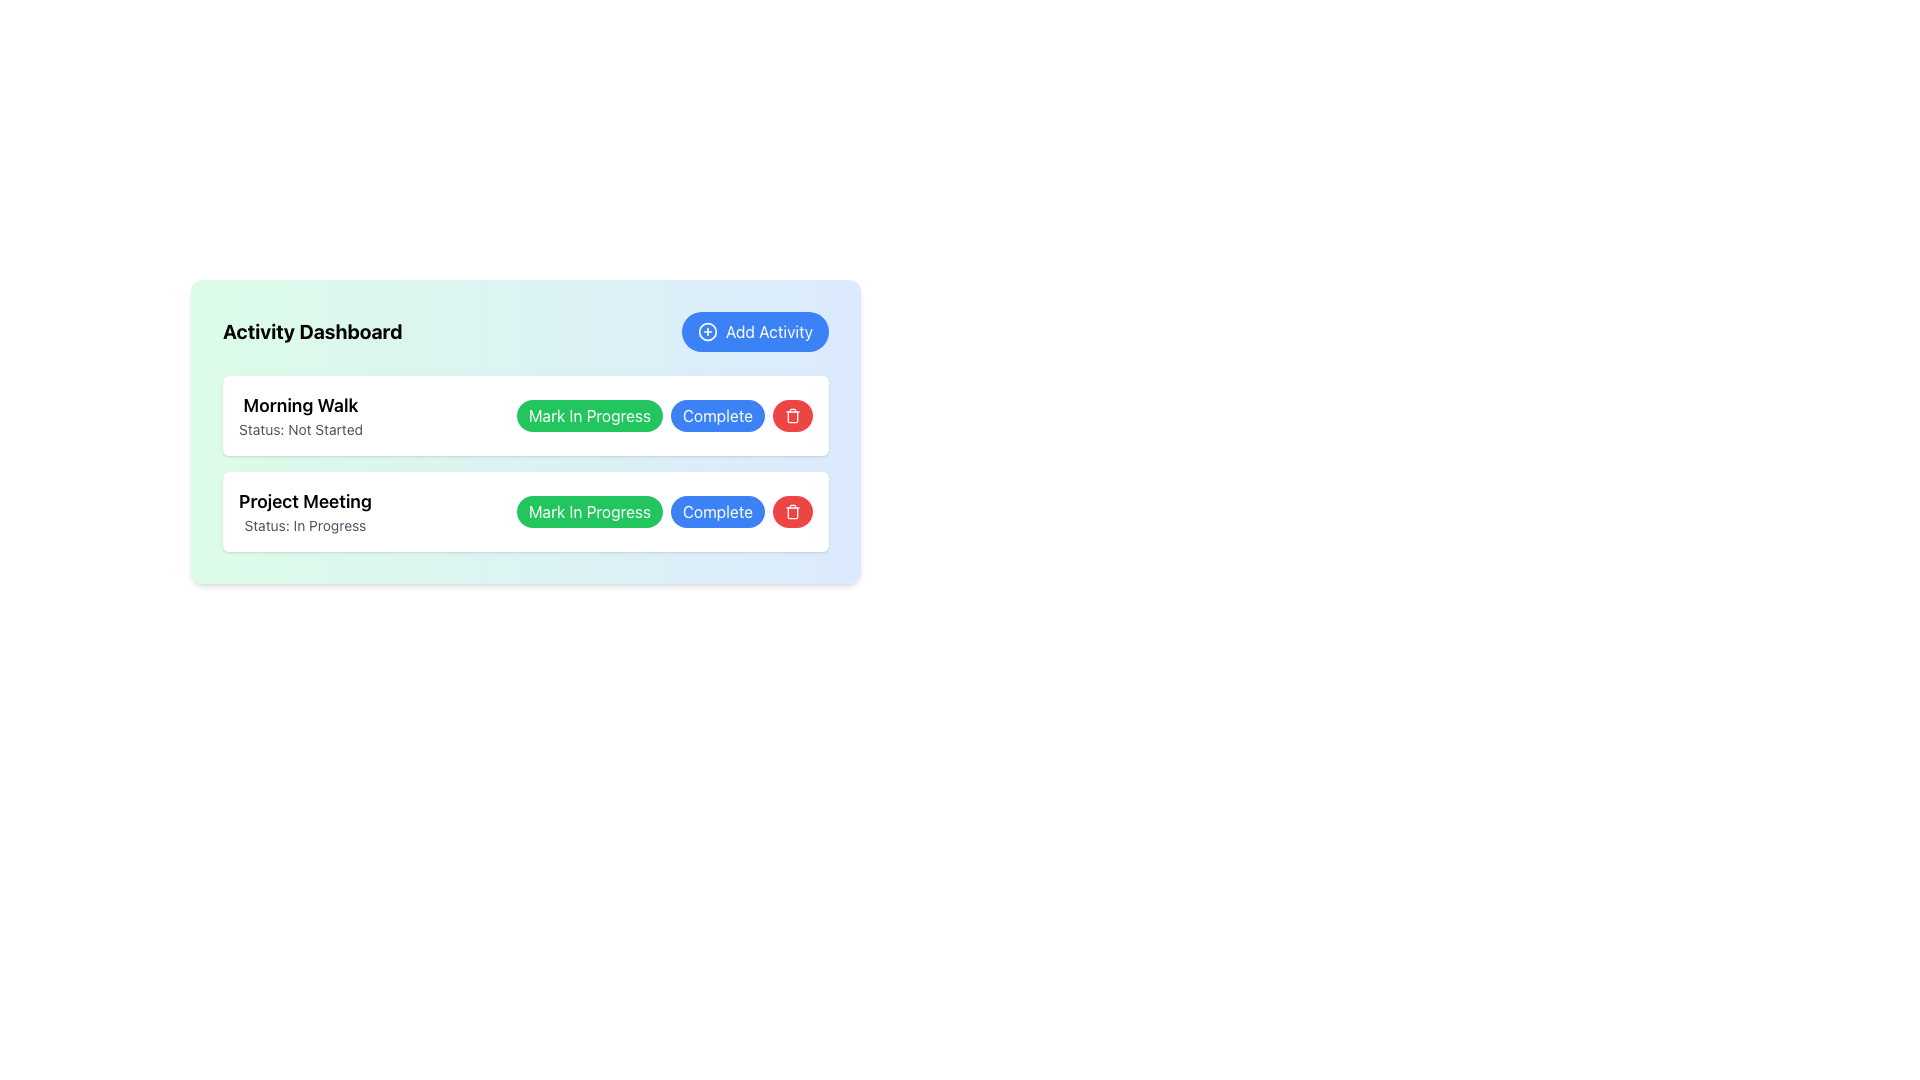 The width and height of the screenshot is (1920, 1080). Describe the element at coordinates (791, 511) in the screenshot. I see `the trash can icon within the red circular button at the far-right end of the button group` at that location.